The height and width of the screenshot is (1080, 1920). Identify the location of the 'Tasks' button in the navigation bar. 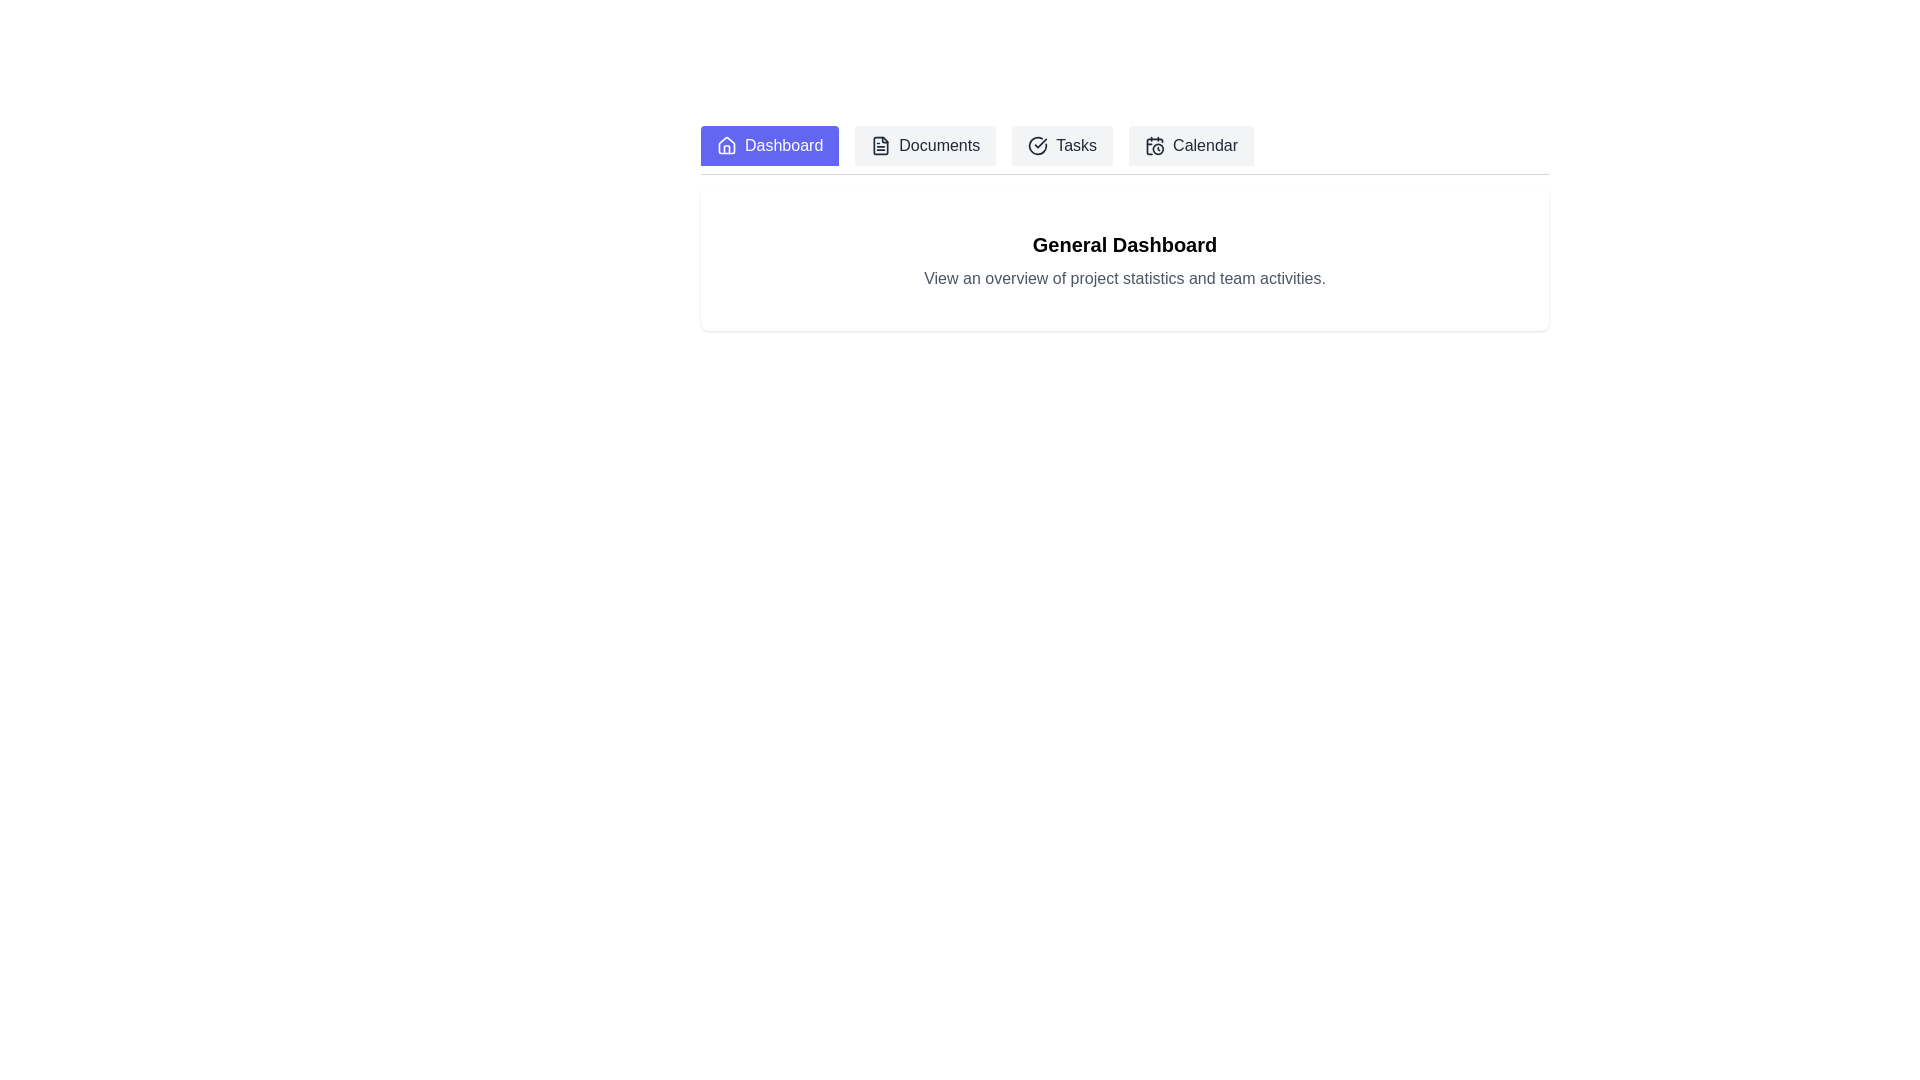
(1061, 145).